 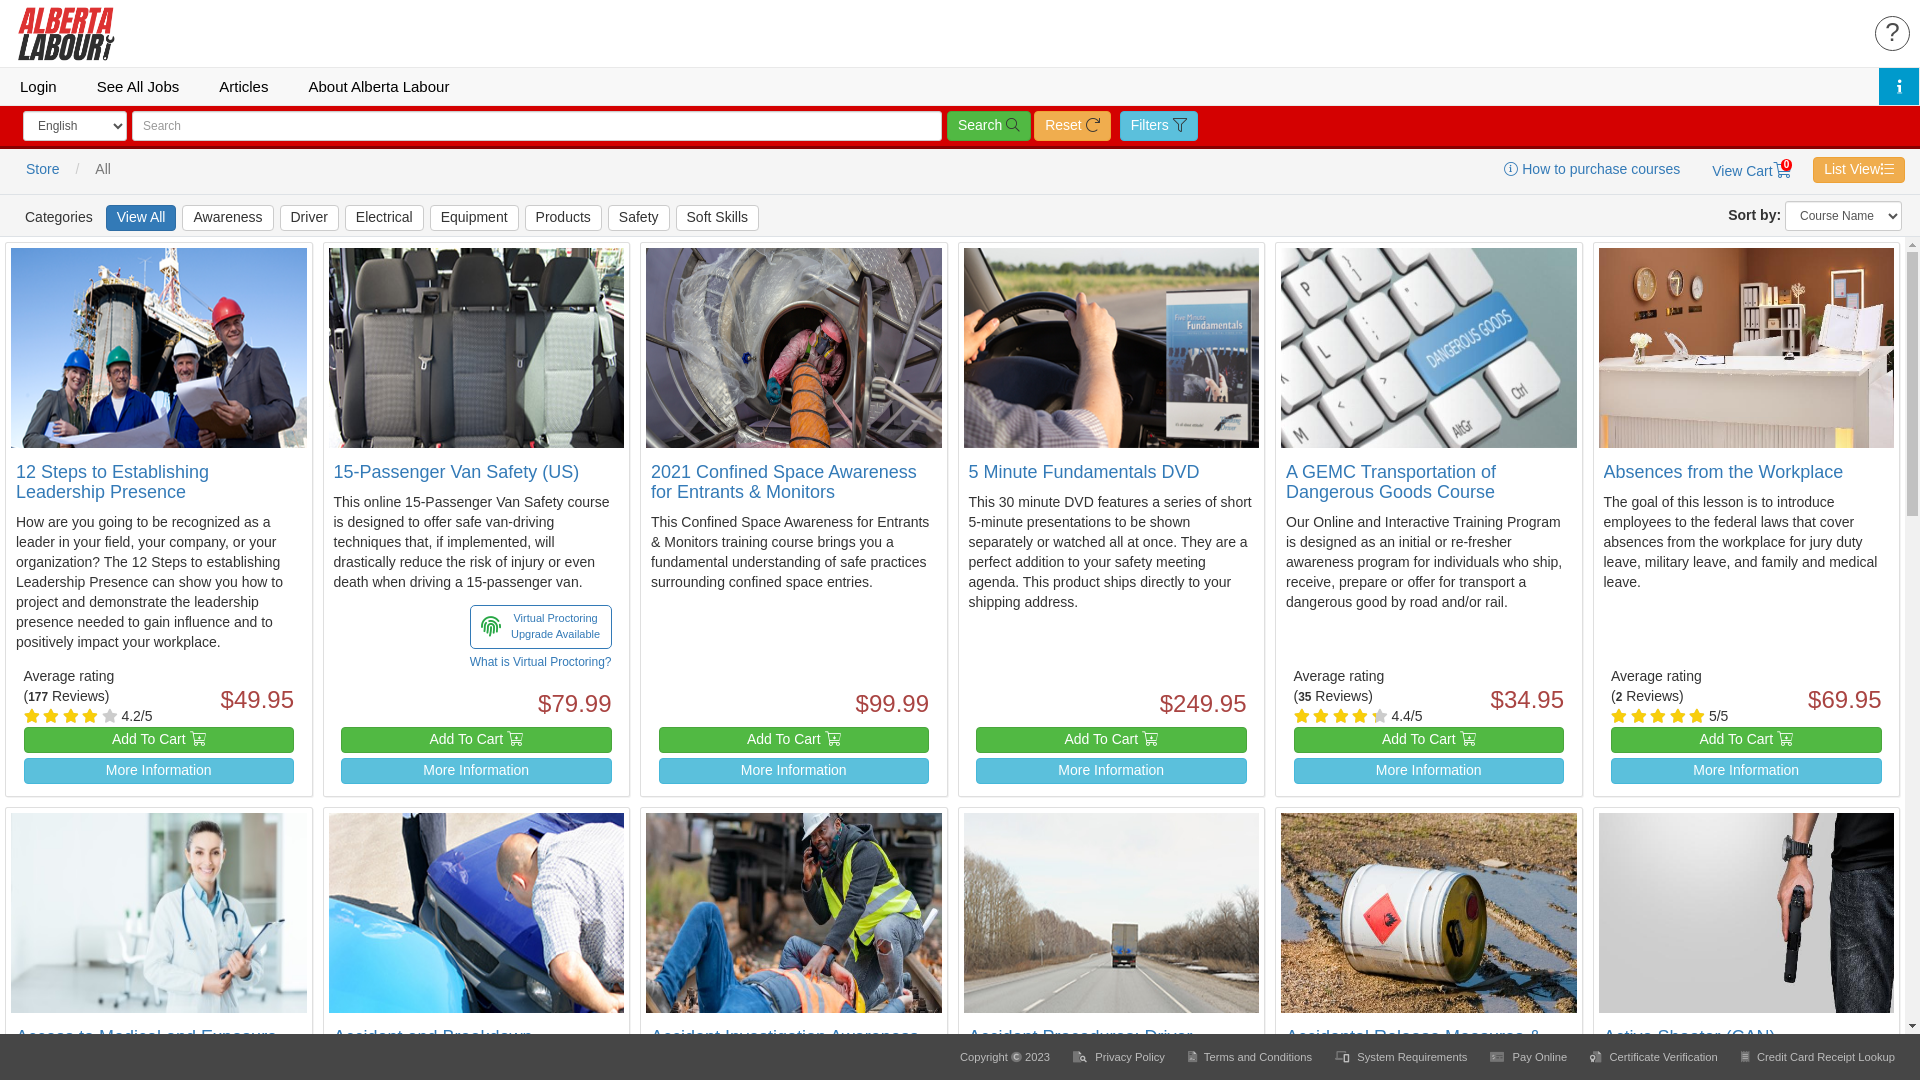 What do you see at coordinates (1818, 1055) in the screenshot?
I see `'Credit Card Receipt Lookup'` at bounding box center [1818, 1055].